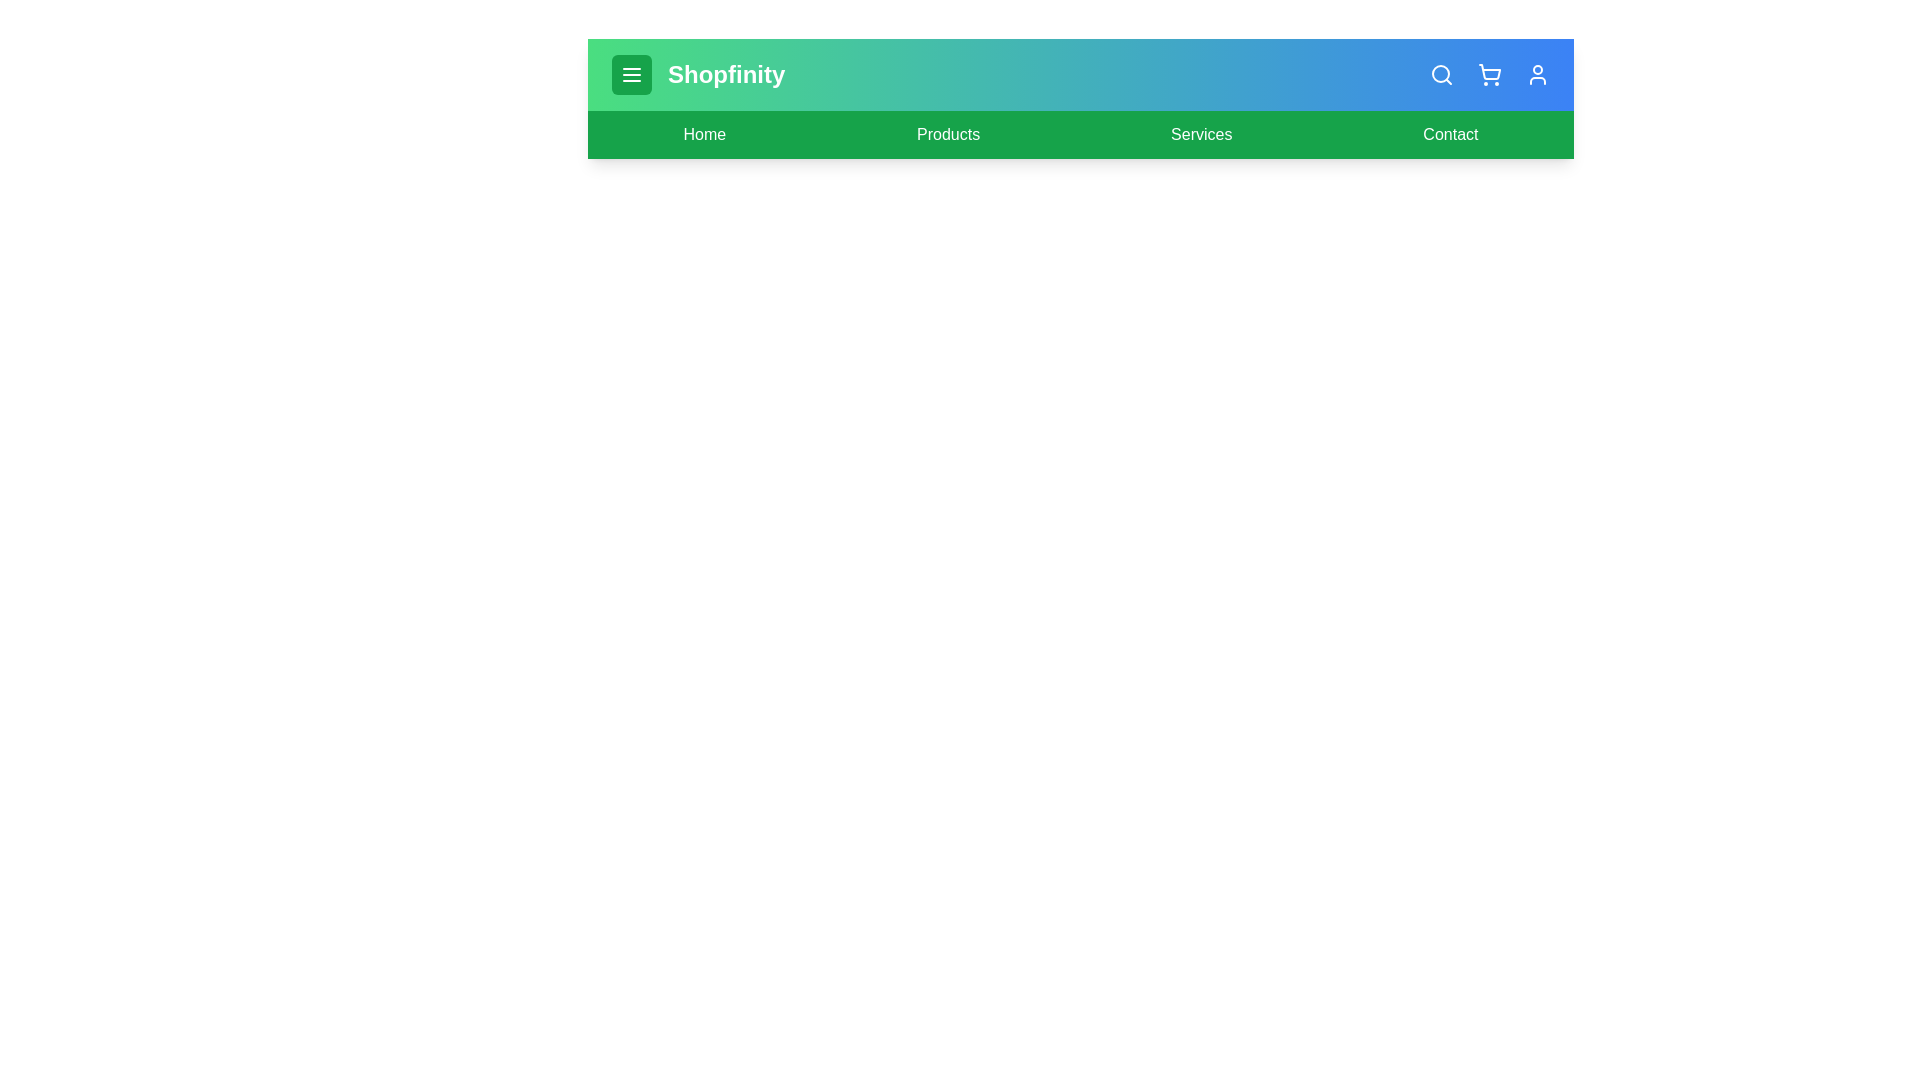 The image size is (1920, 1080). I want to click on the user icon to access user settings or profile, so click(1536, 73).